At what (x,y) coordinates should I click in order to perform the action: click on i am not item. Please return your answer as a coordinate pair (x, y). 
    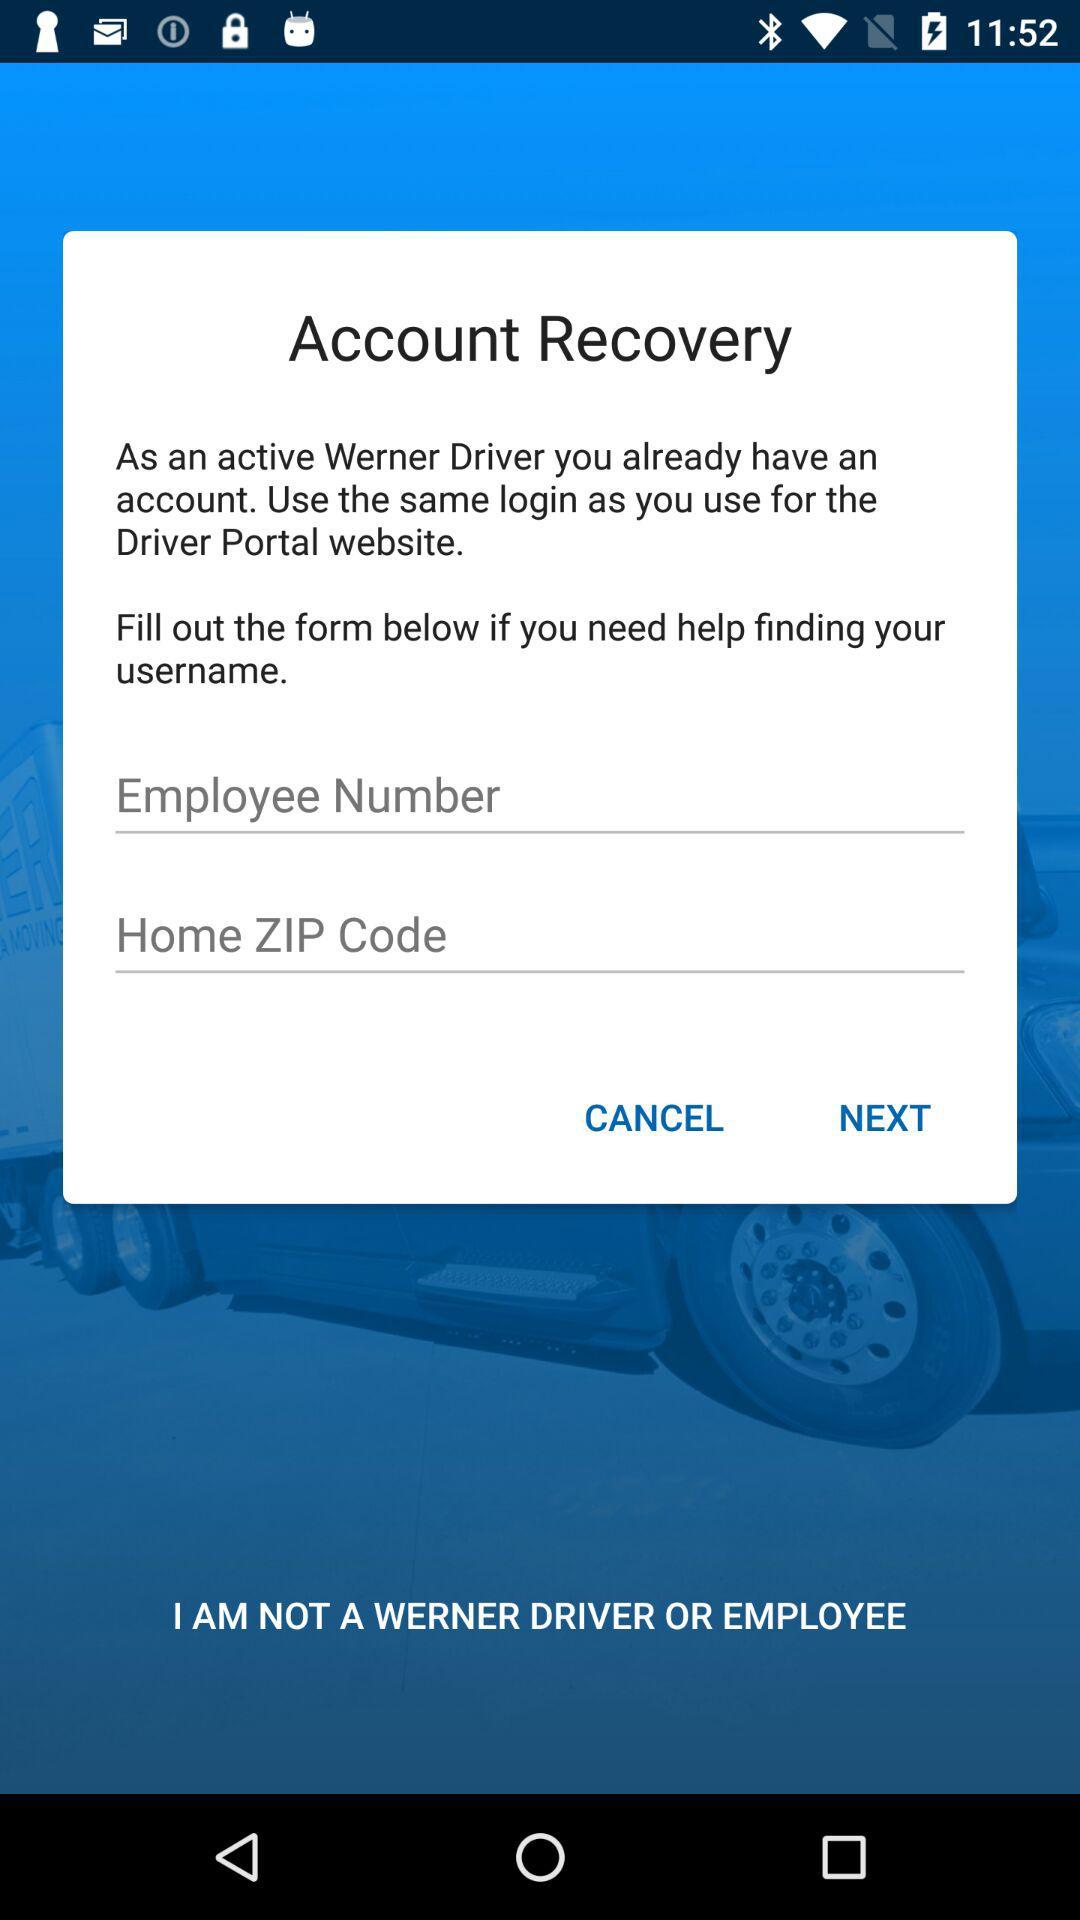
    Looking at the image, I should click on (538, 1614).